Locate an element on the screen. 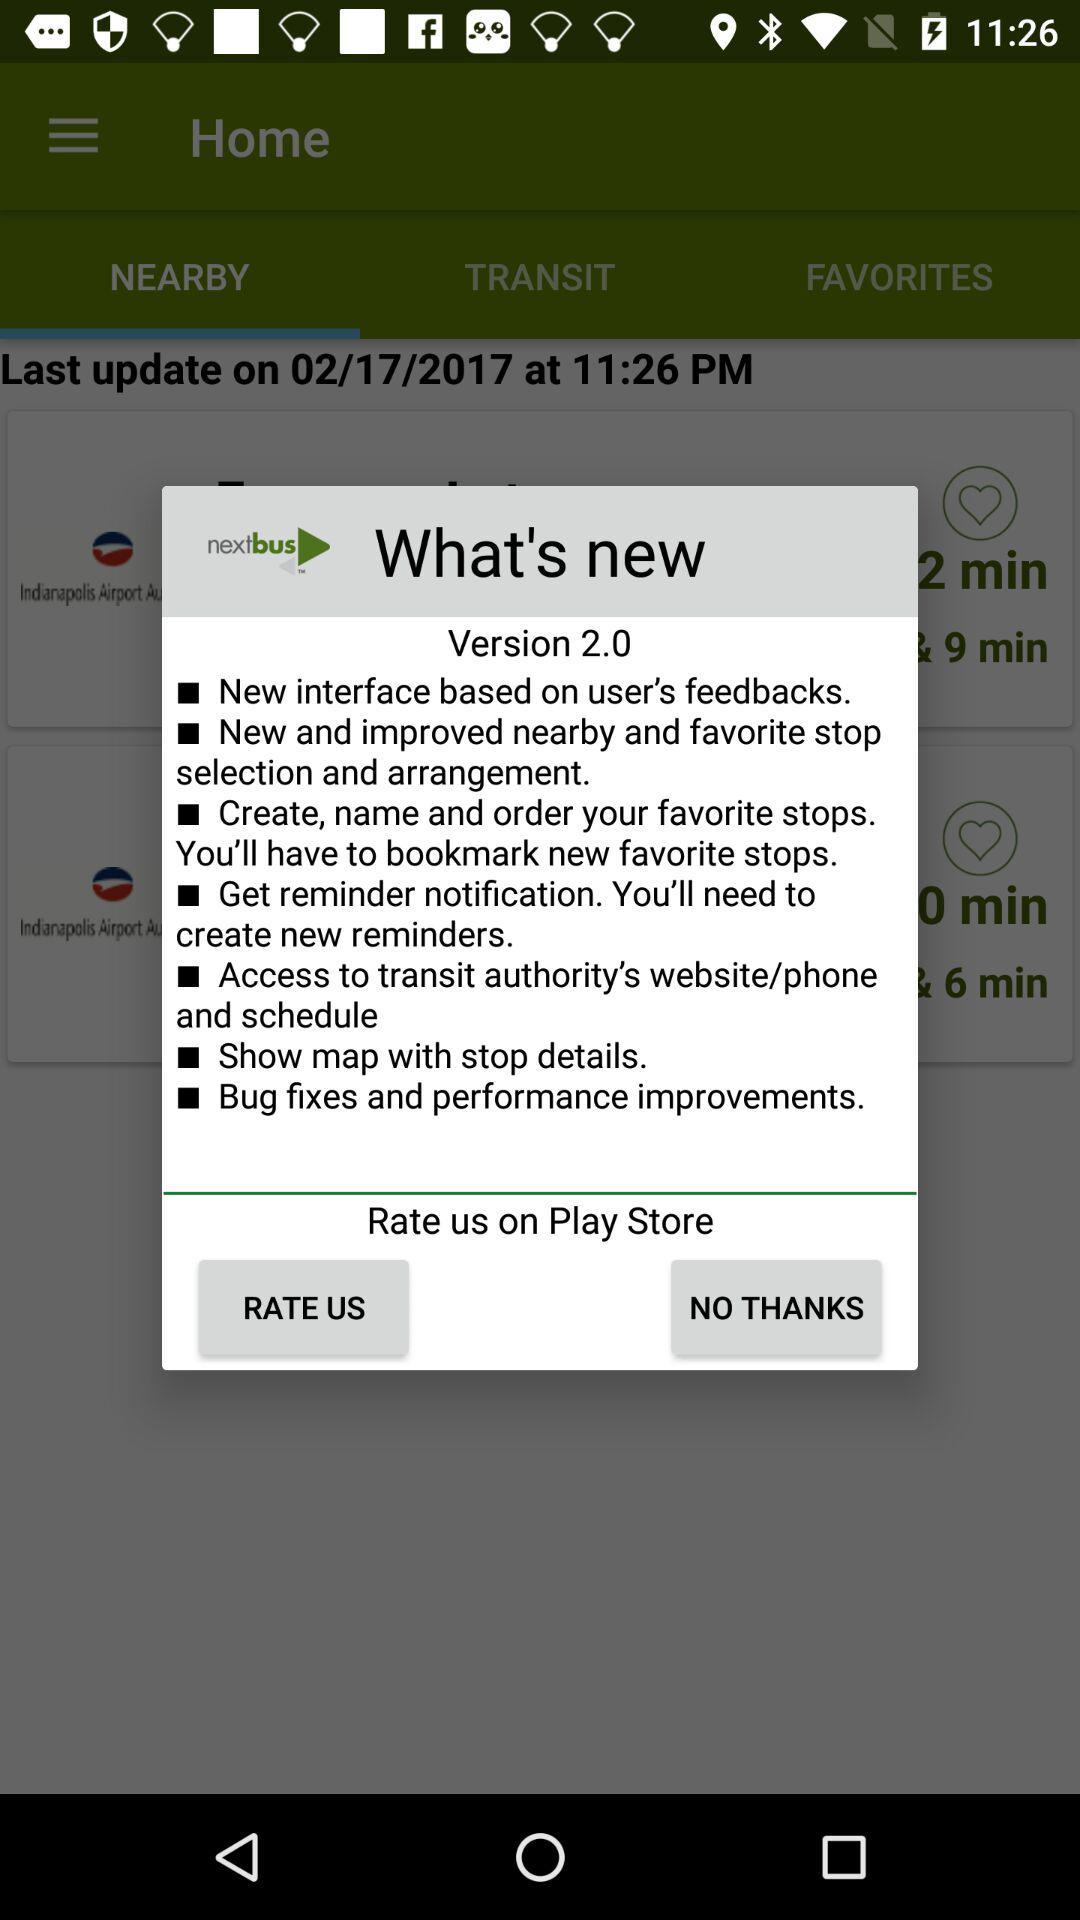 The width and height of the screenshot is (1080, 1920). the no thanks icon is located at coordinates (775, 1307).